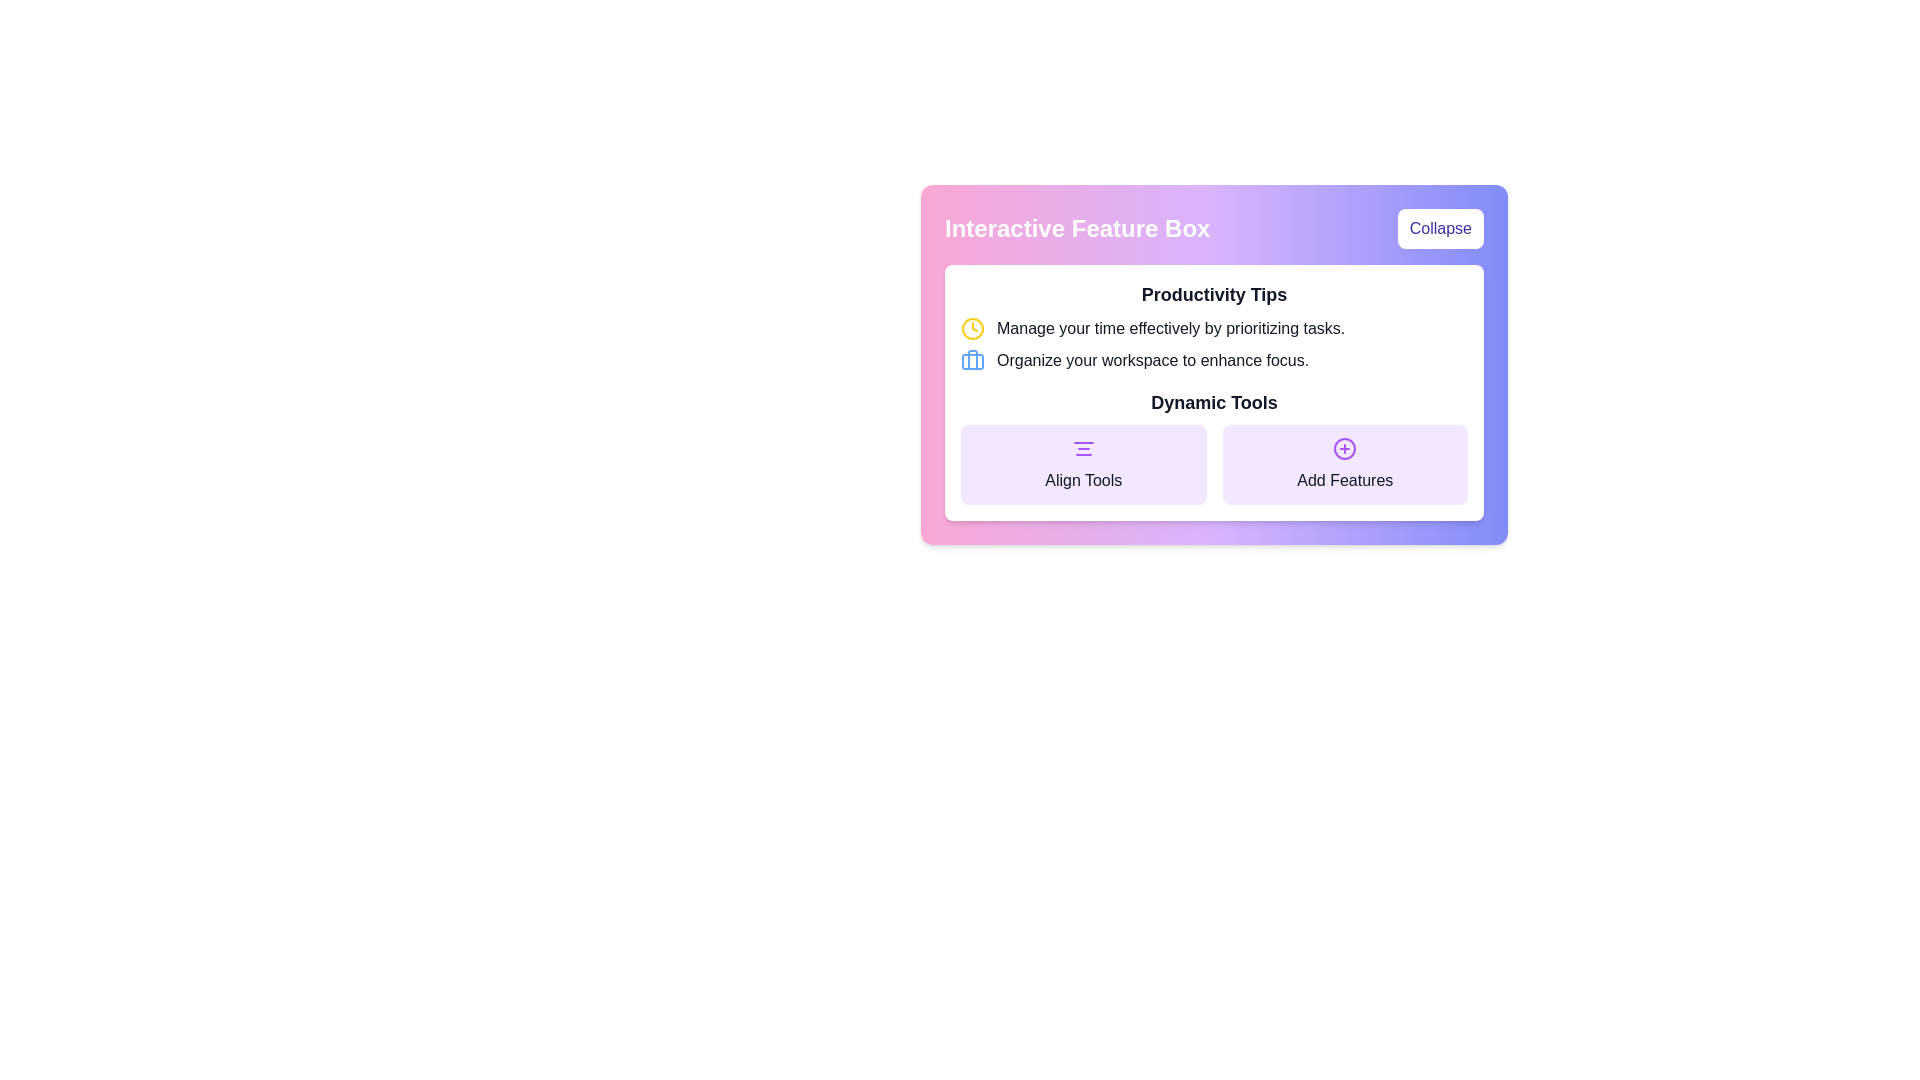 Image resolution: width=1920 pixels, height=1080 pixels. I want to click on the yellow clock icon with a circular outline and clock hands, located to the far left of the text 'Manage your time effectively by prioritizing tasks.', so click(973, 327).